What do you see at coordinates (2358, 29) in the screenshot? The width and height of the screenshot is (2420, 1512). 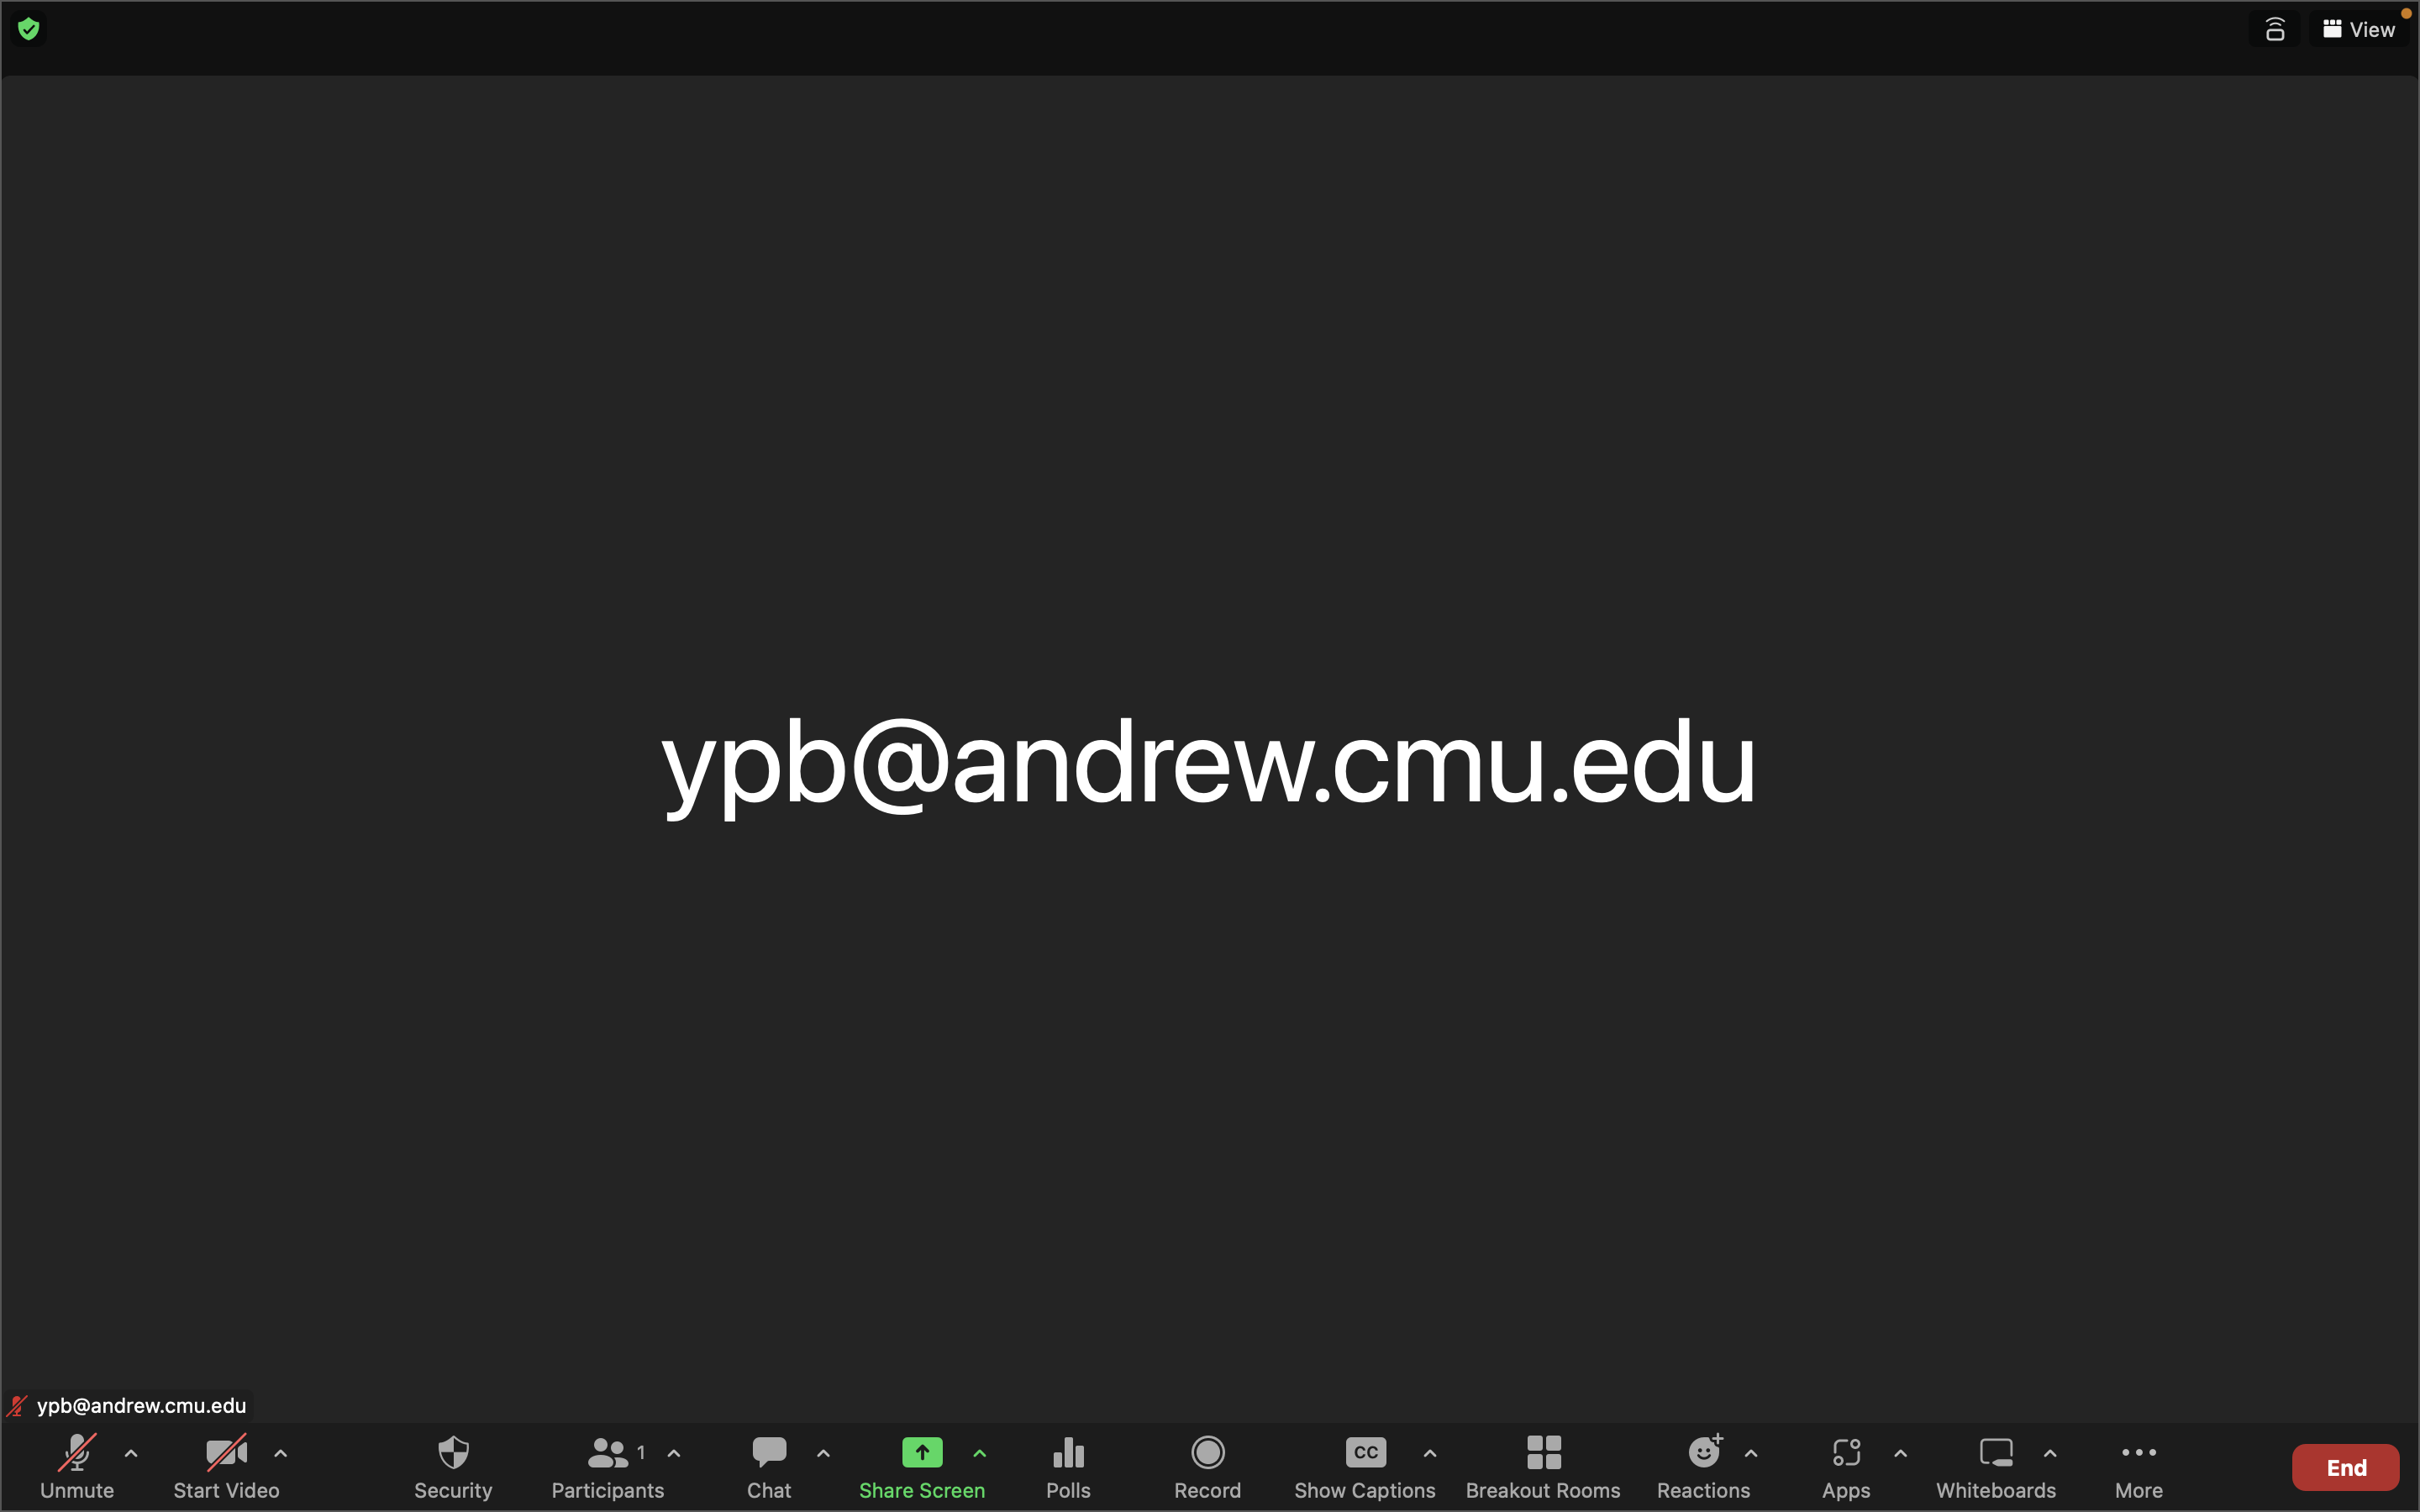 I see `the options for layout` at bounding box center [2358, 29].